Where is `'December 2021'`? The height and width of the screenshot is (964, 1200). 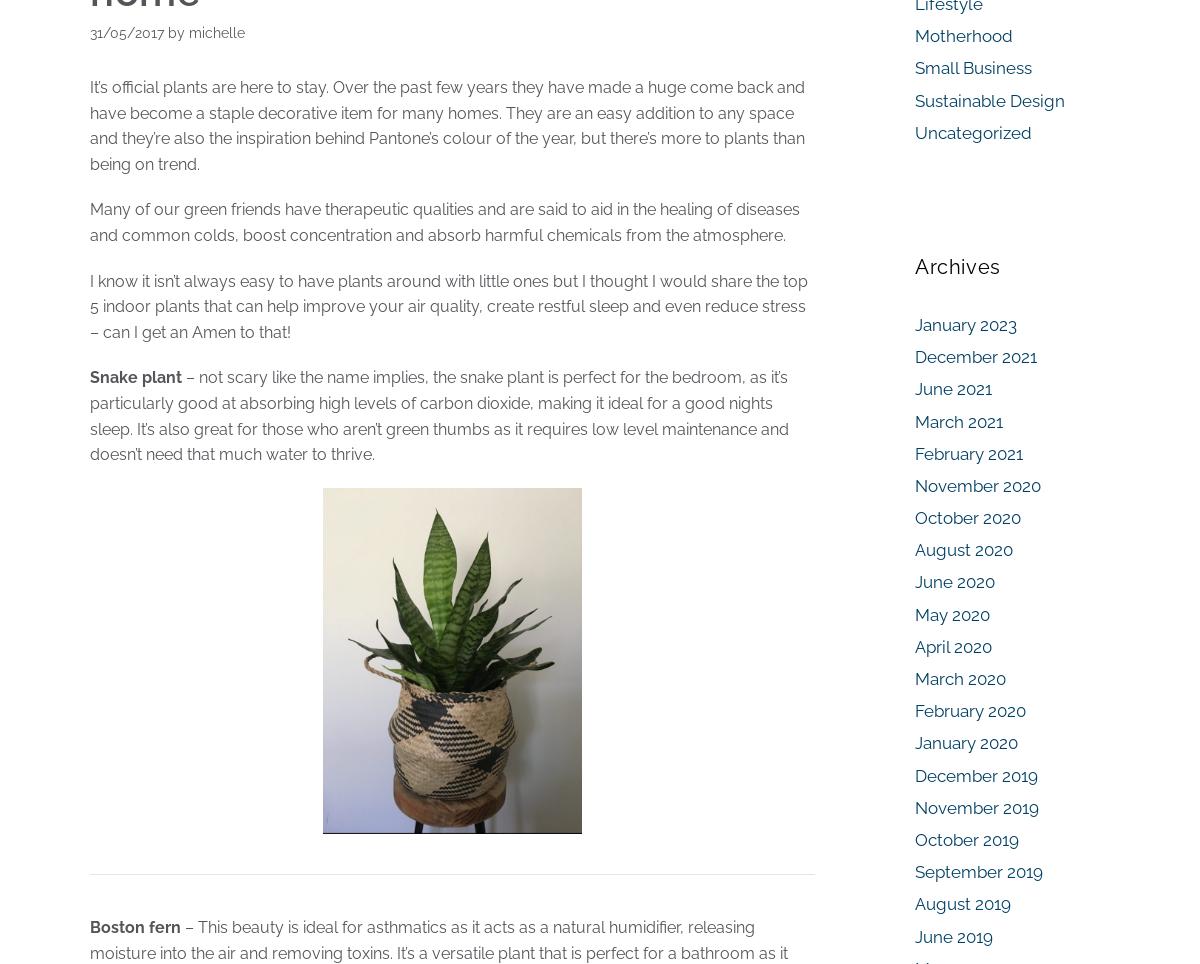 'December 2021' is located at coordinates (975, 355).